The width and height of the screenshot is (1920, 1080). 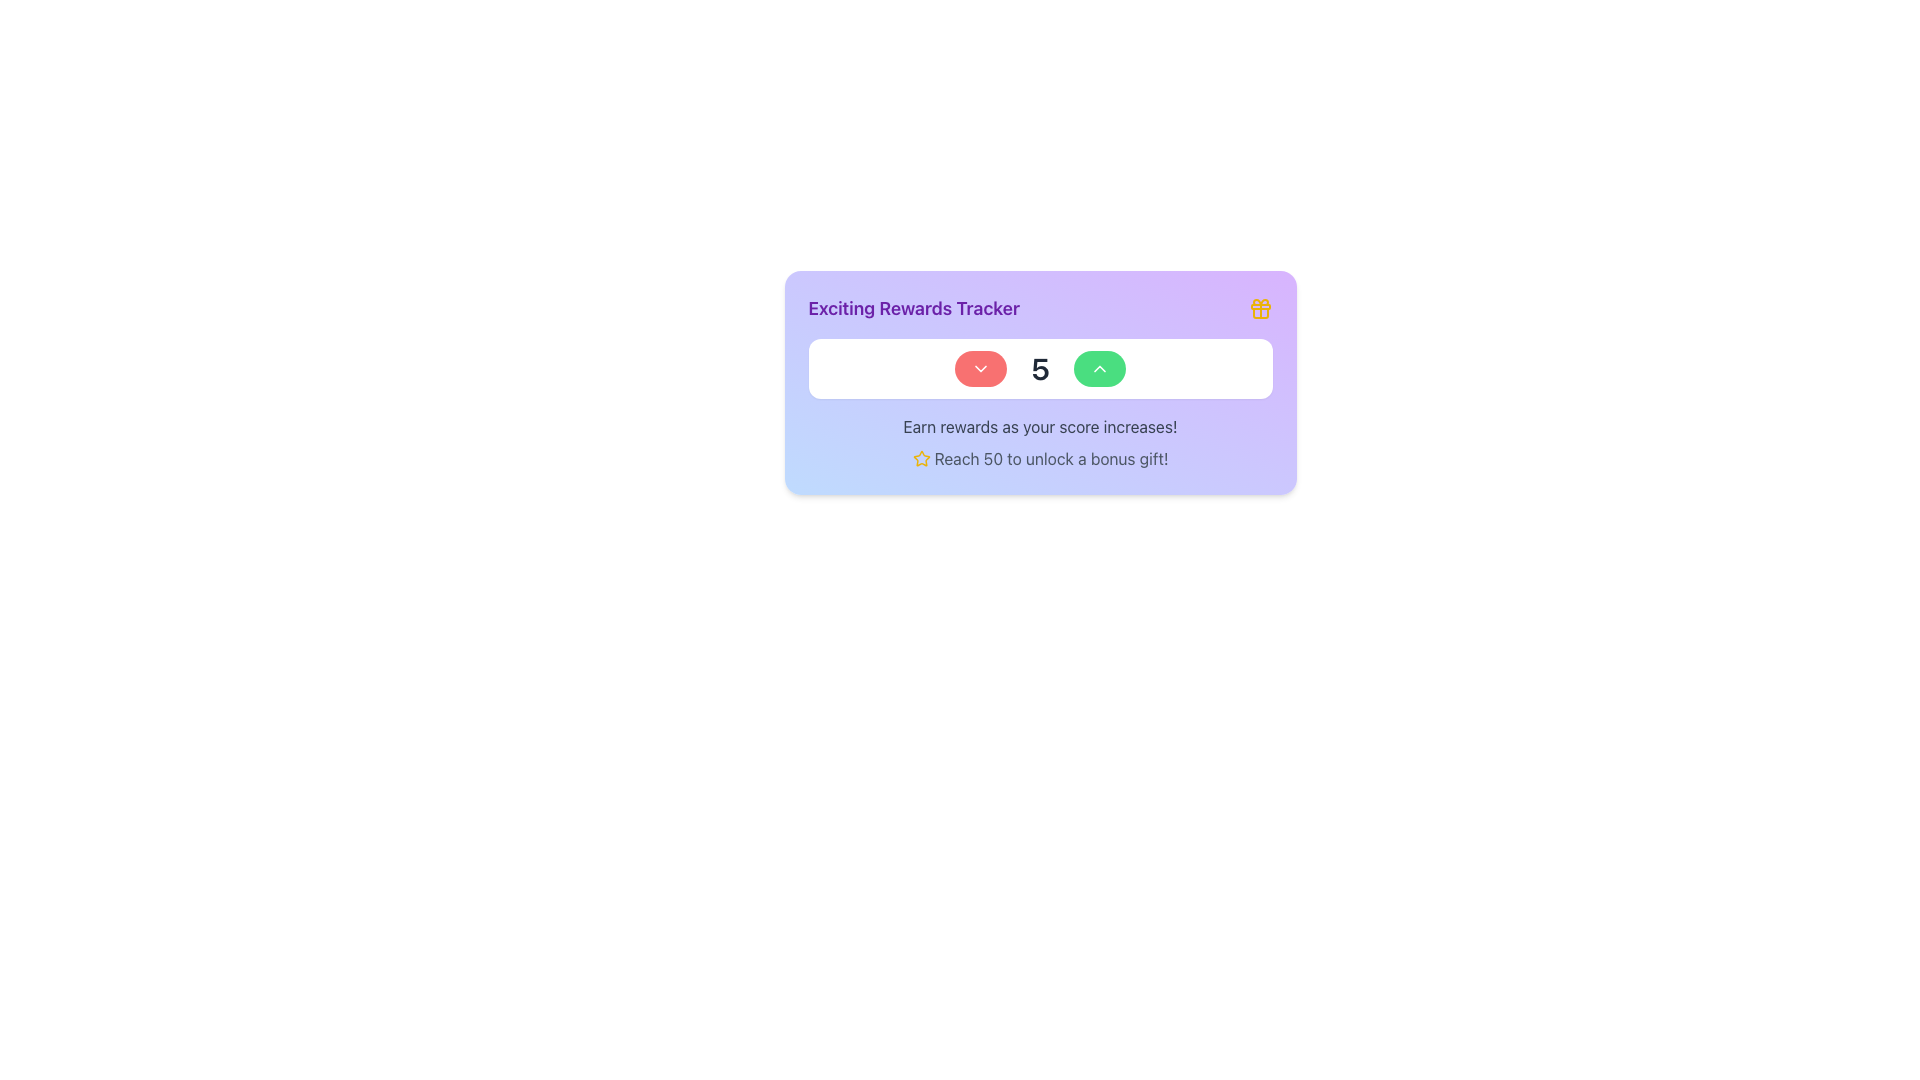 I want to click on the button that decreases the score, located to the left of the number '5' in the 'Exciting Rewards Tracker' section, so click(x=981, y=369).